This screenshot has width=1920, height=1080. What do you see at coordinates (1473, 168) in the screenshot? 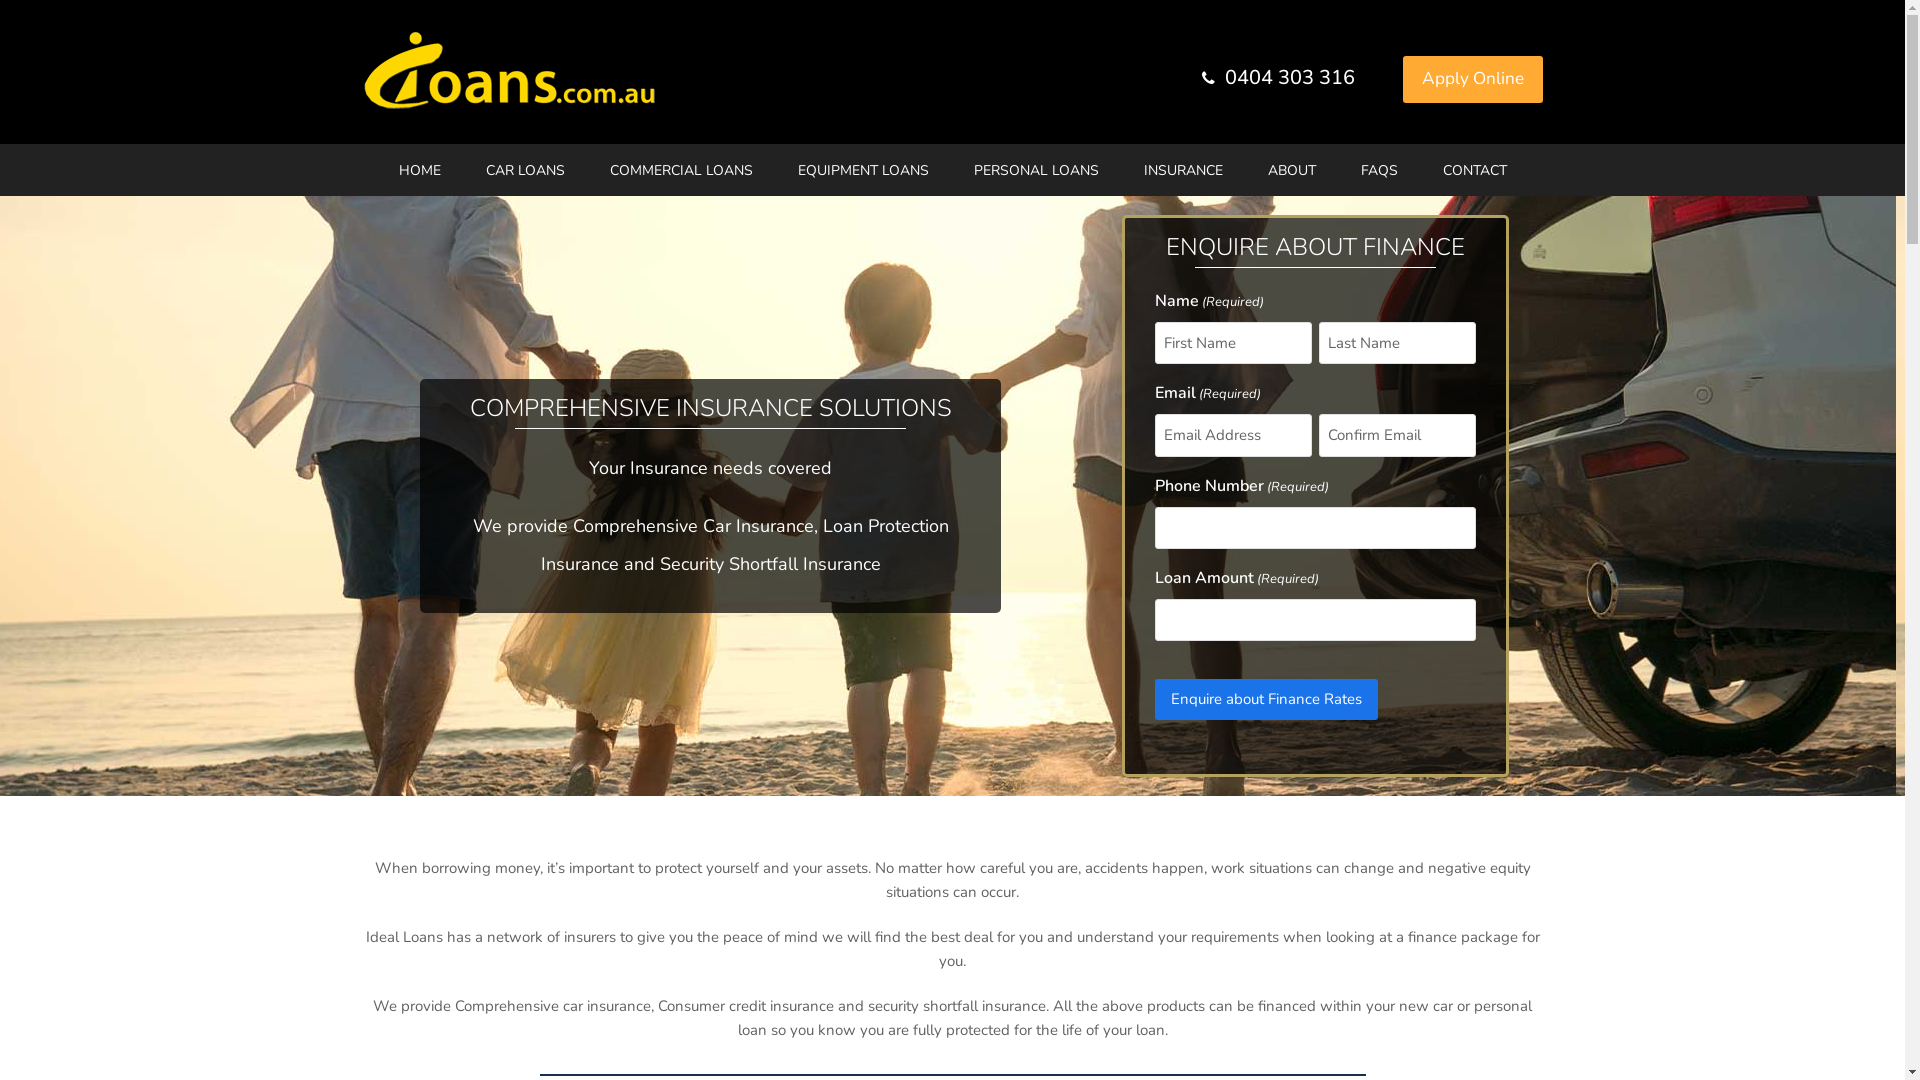
I see `'CONTACT'` at bounding box center [1473, 168].